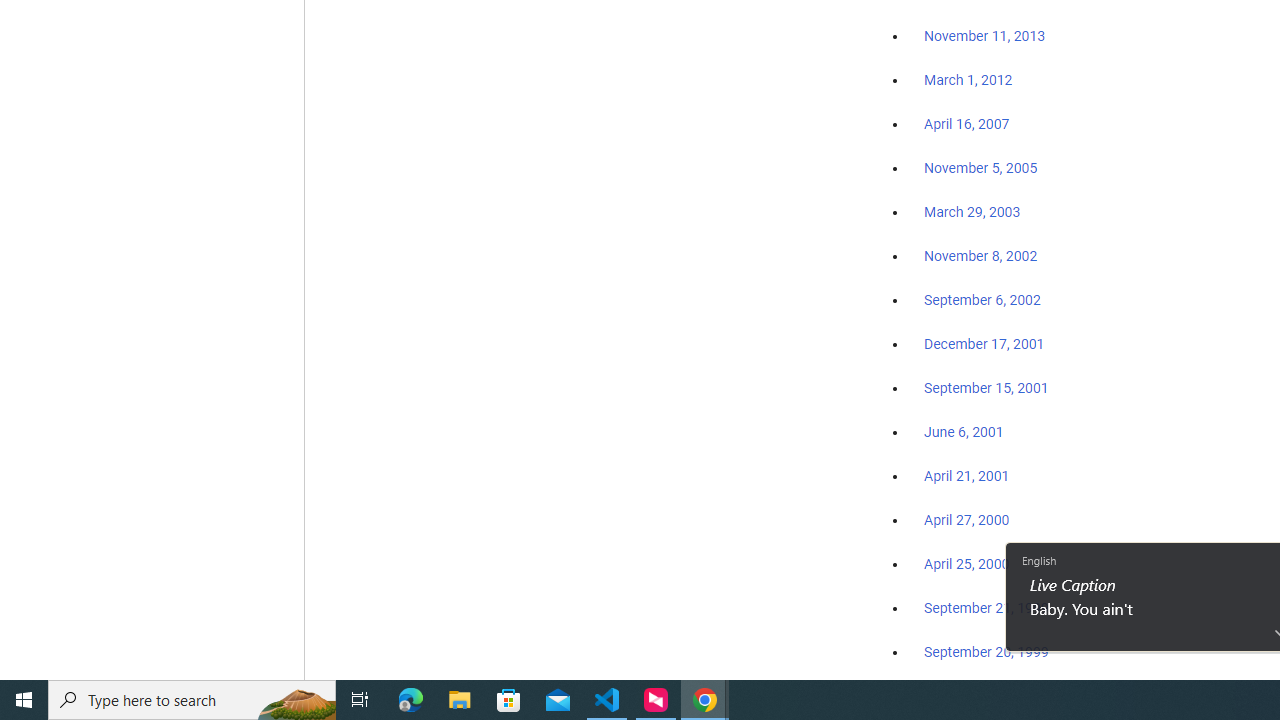 The height and width of the screenshot is (720, 1280). What do you see at coordinates (509, 698) in the screenshot?
I see `'Microsoft Store'` at bounding box center [509, 698].